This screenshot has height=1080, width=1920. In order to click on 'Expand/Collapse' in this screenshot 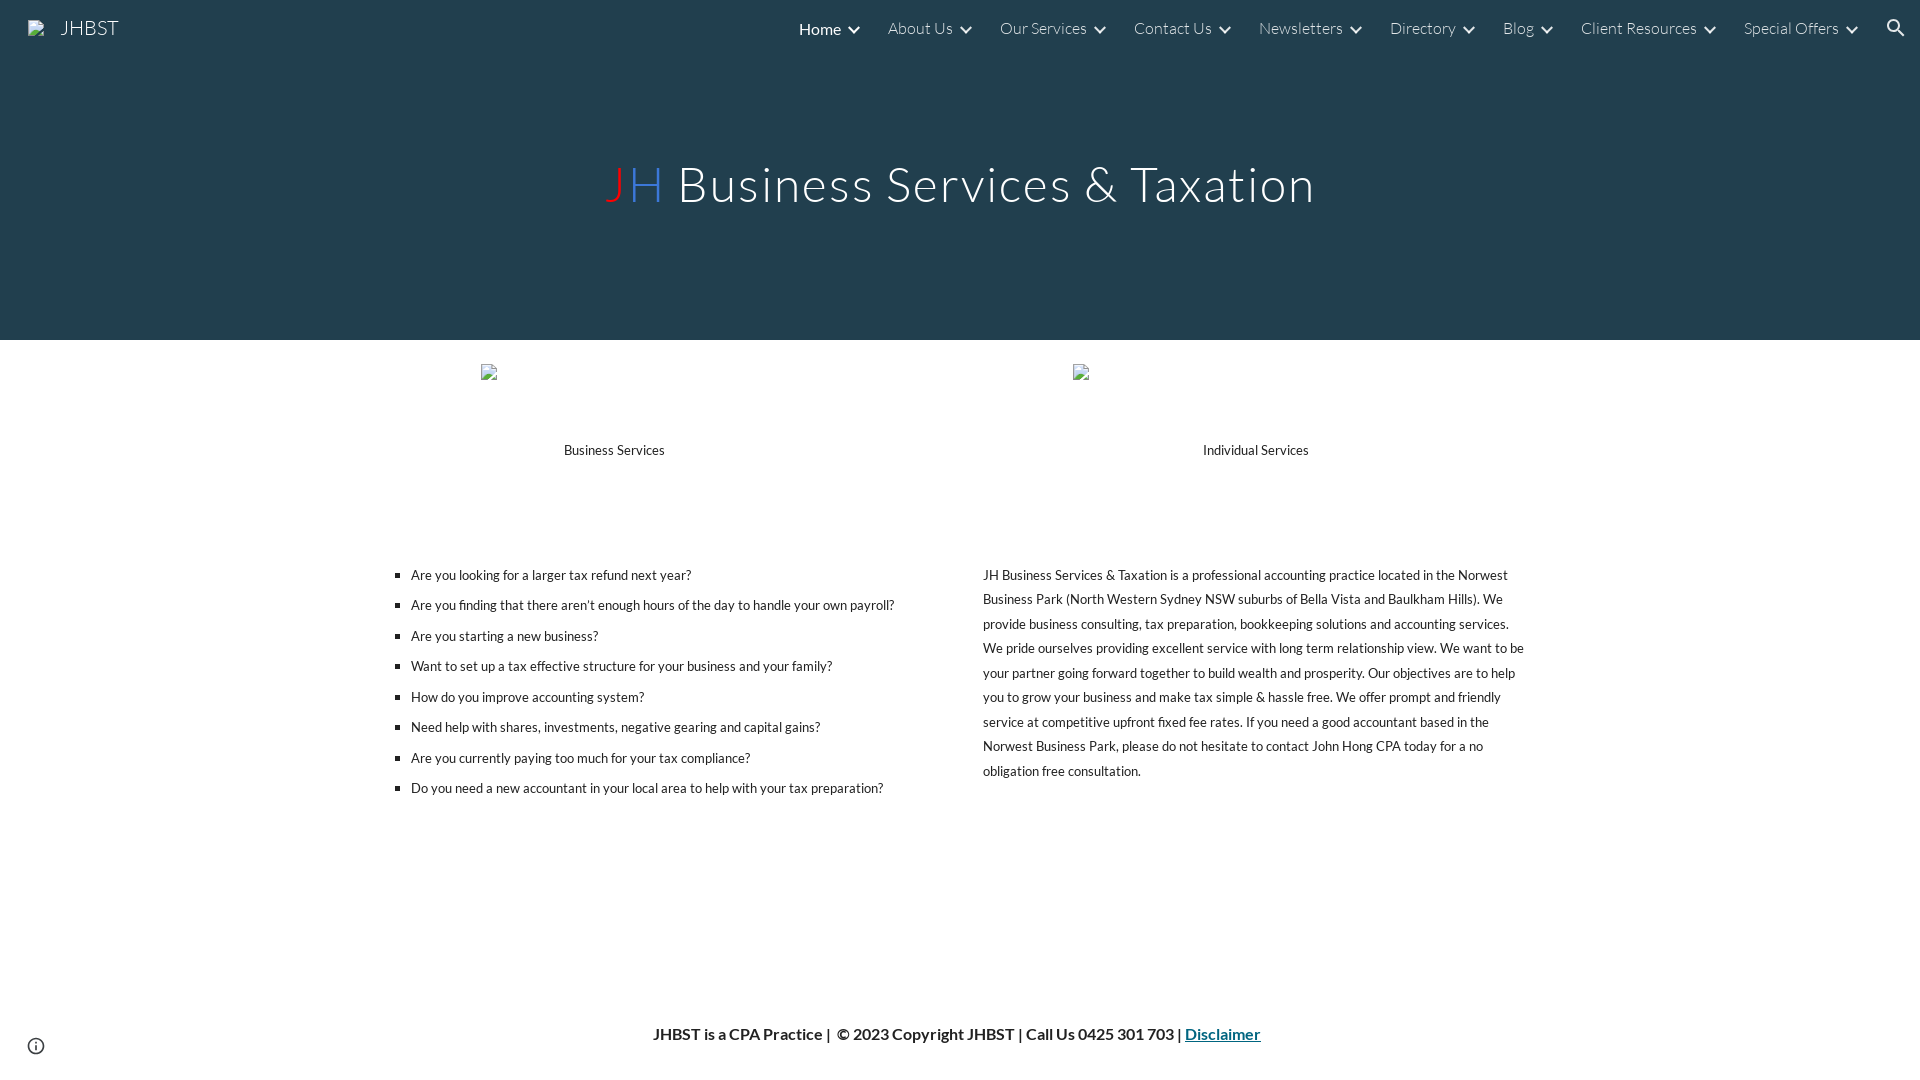, I will do `click(1354, 27)`.